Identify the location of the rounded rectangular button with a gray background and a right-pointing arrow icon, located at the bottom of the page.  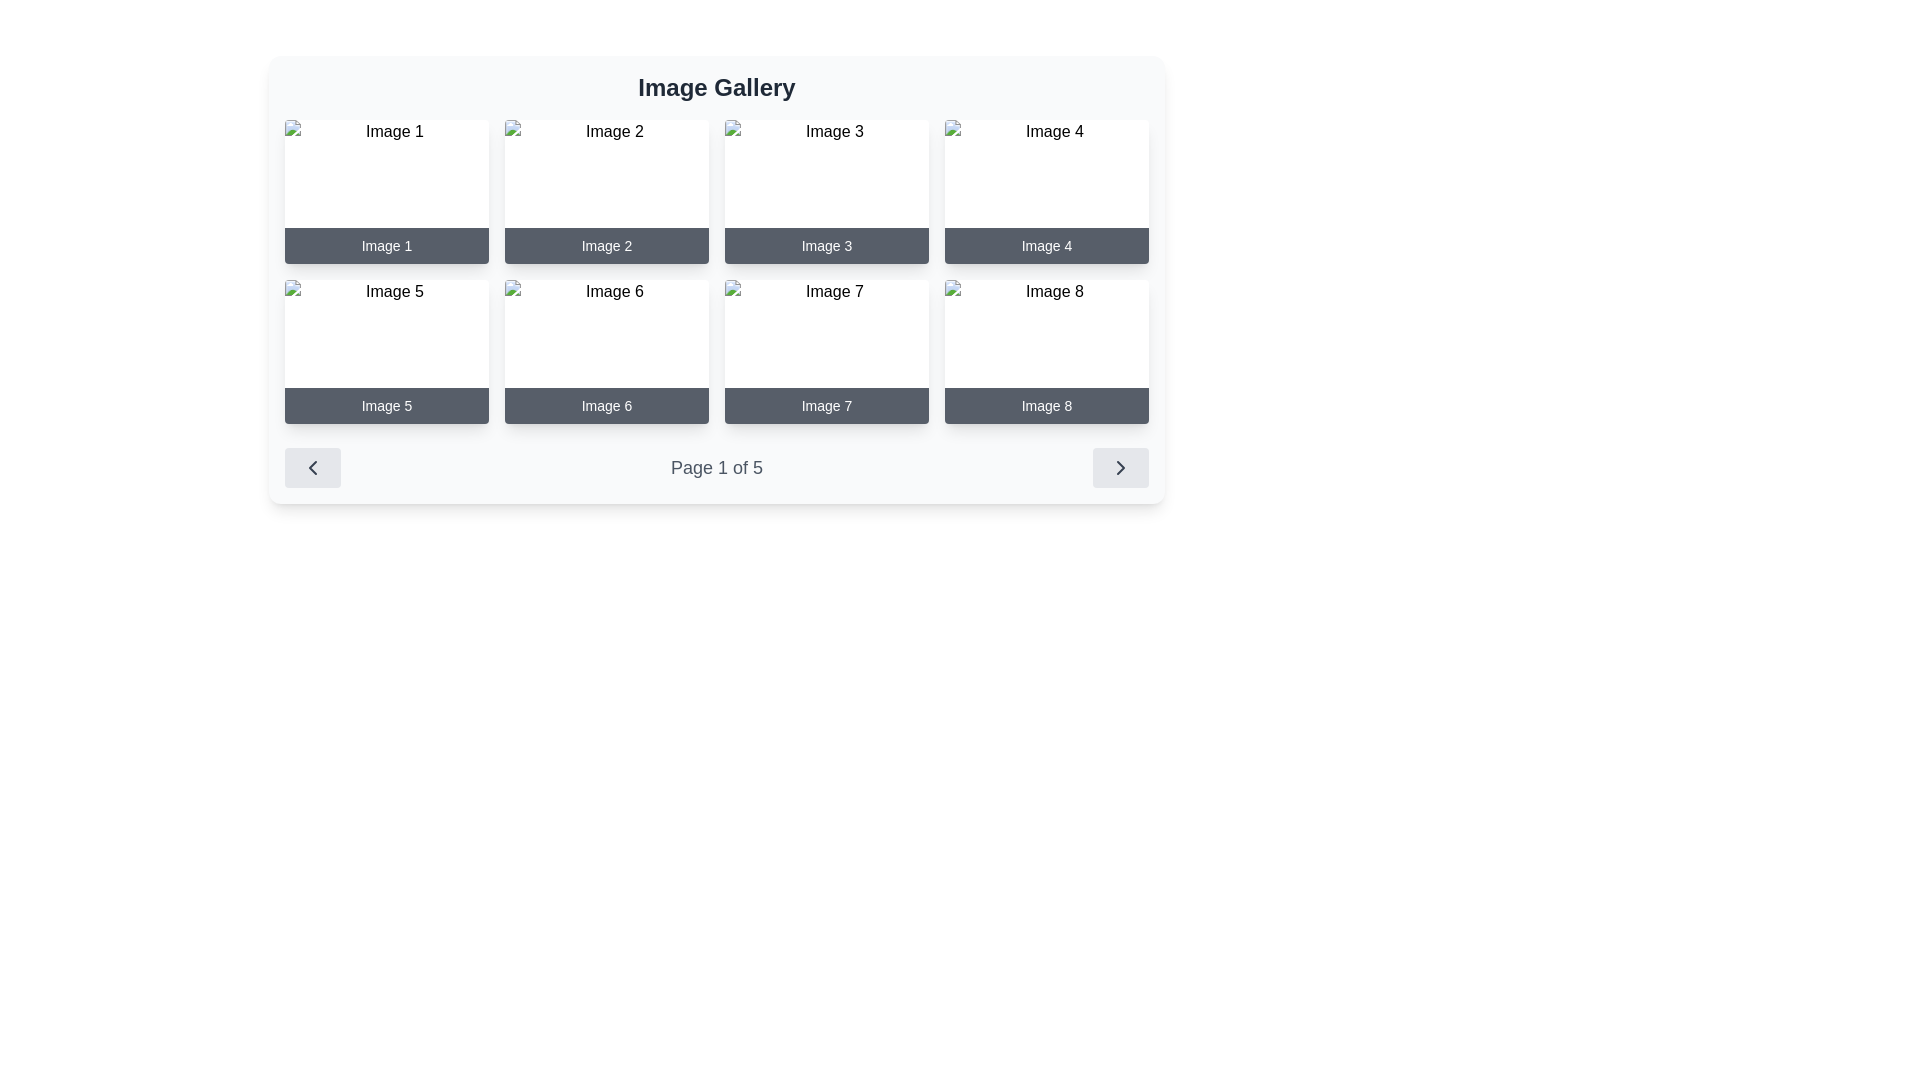
(1121, 467).